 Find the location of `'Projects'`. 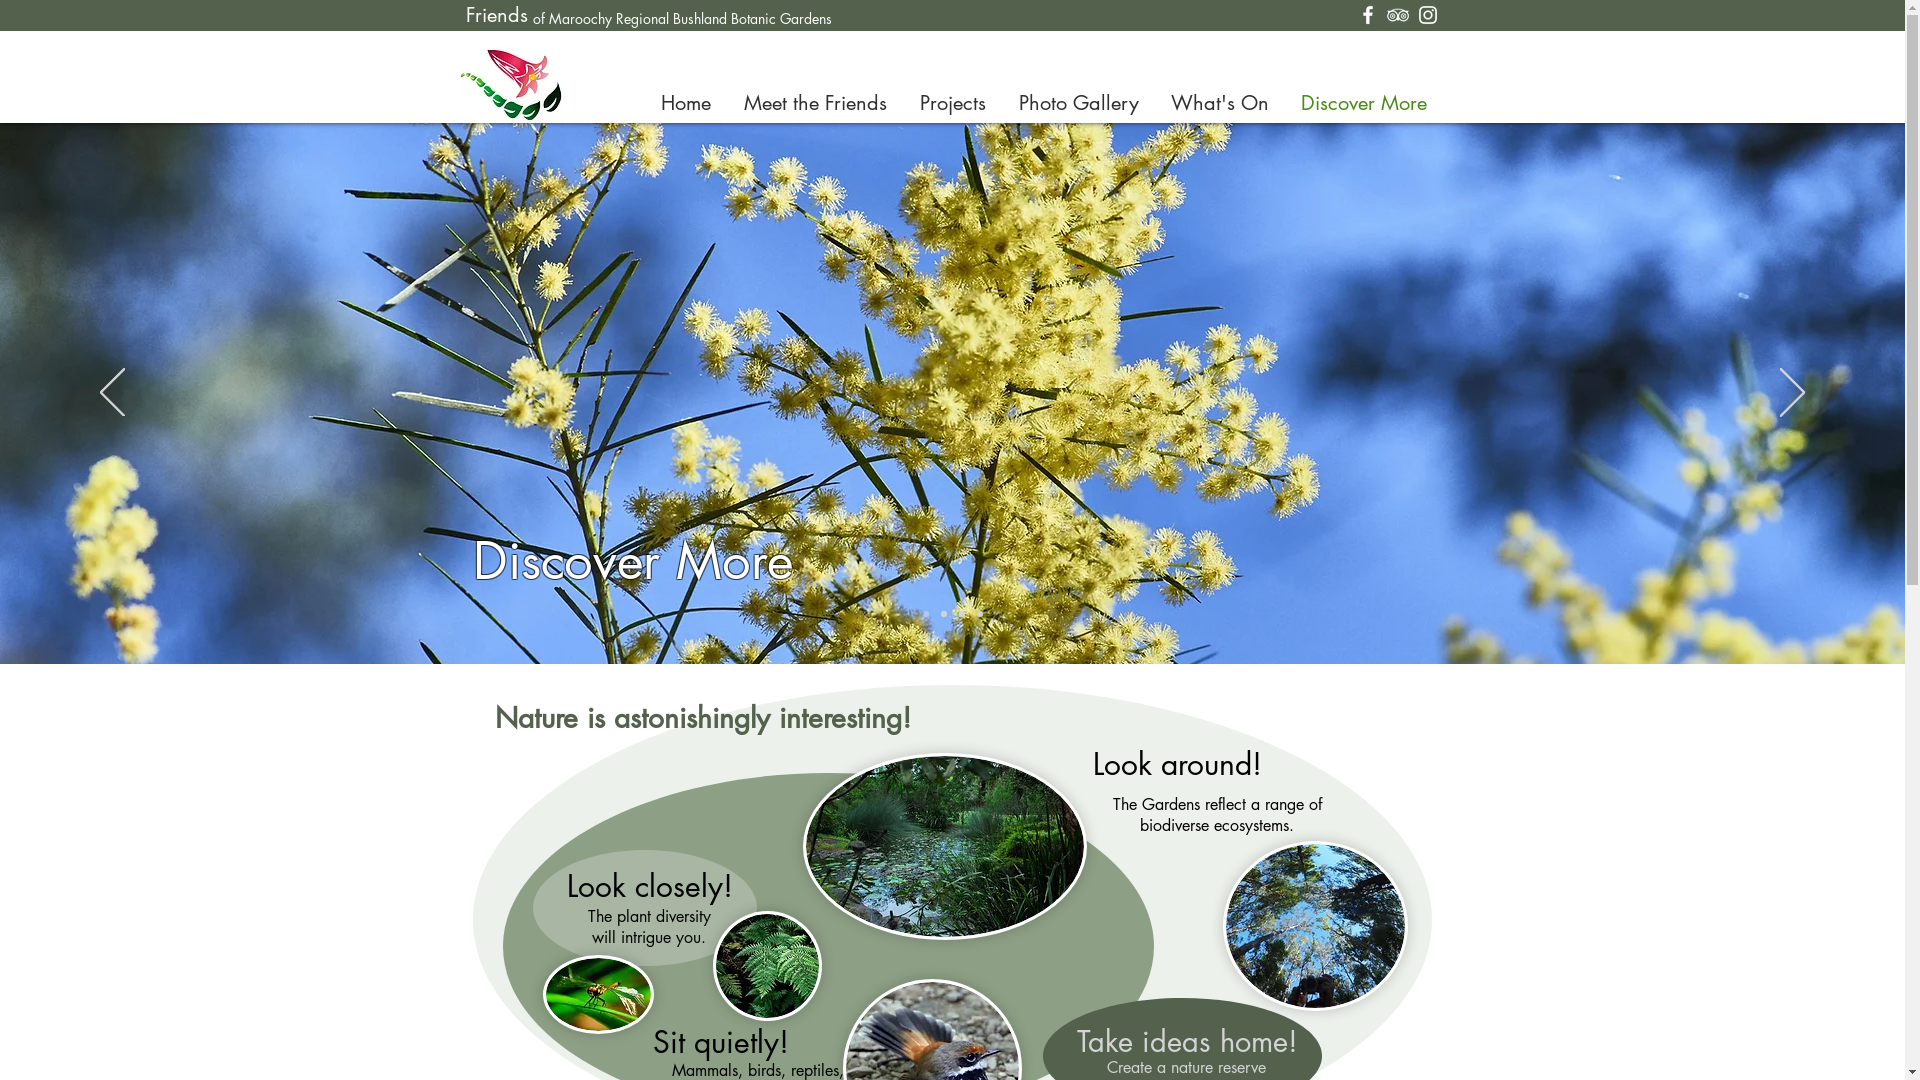

'Projects' is located at coordinates (952, 103).